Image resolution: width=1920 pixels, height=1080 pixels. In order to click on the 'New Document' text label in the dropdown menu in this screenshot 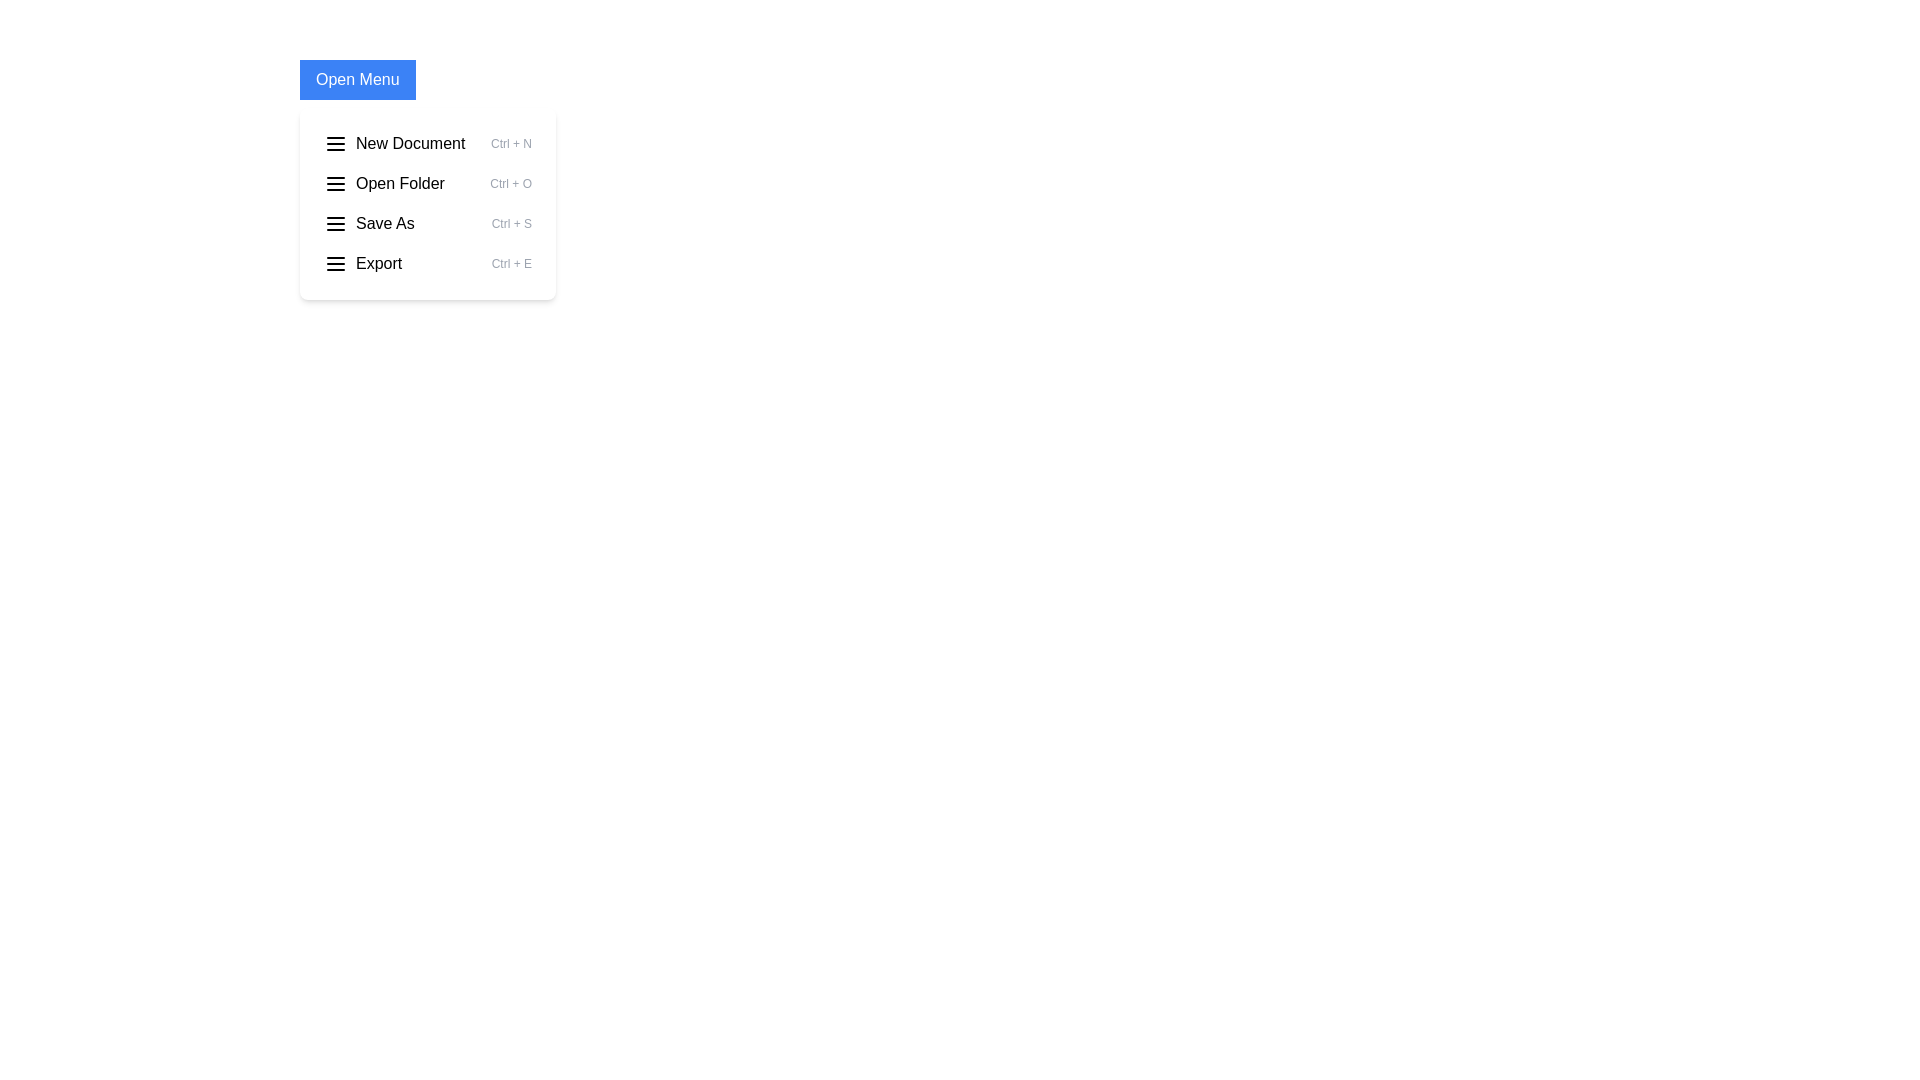, I will do `click(409, 142)`.